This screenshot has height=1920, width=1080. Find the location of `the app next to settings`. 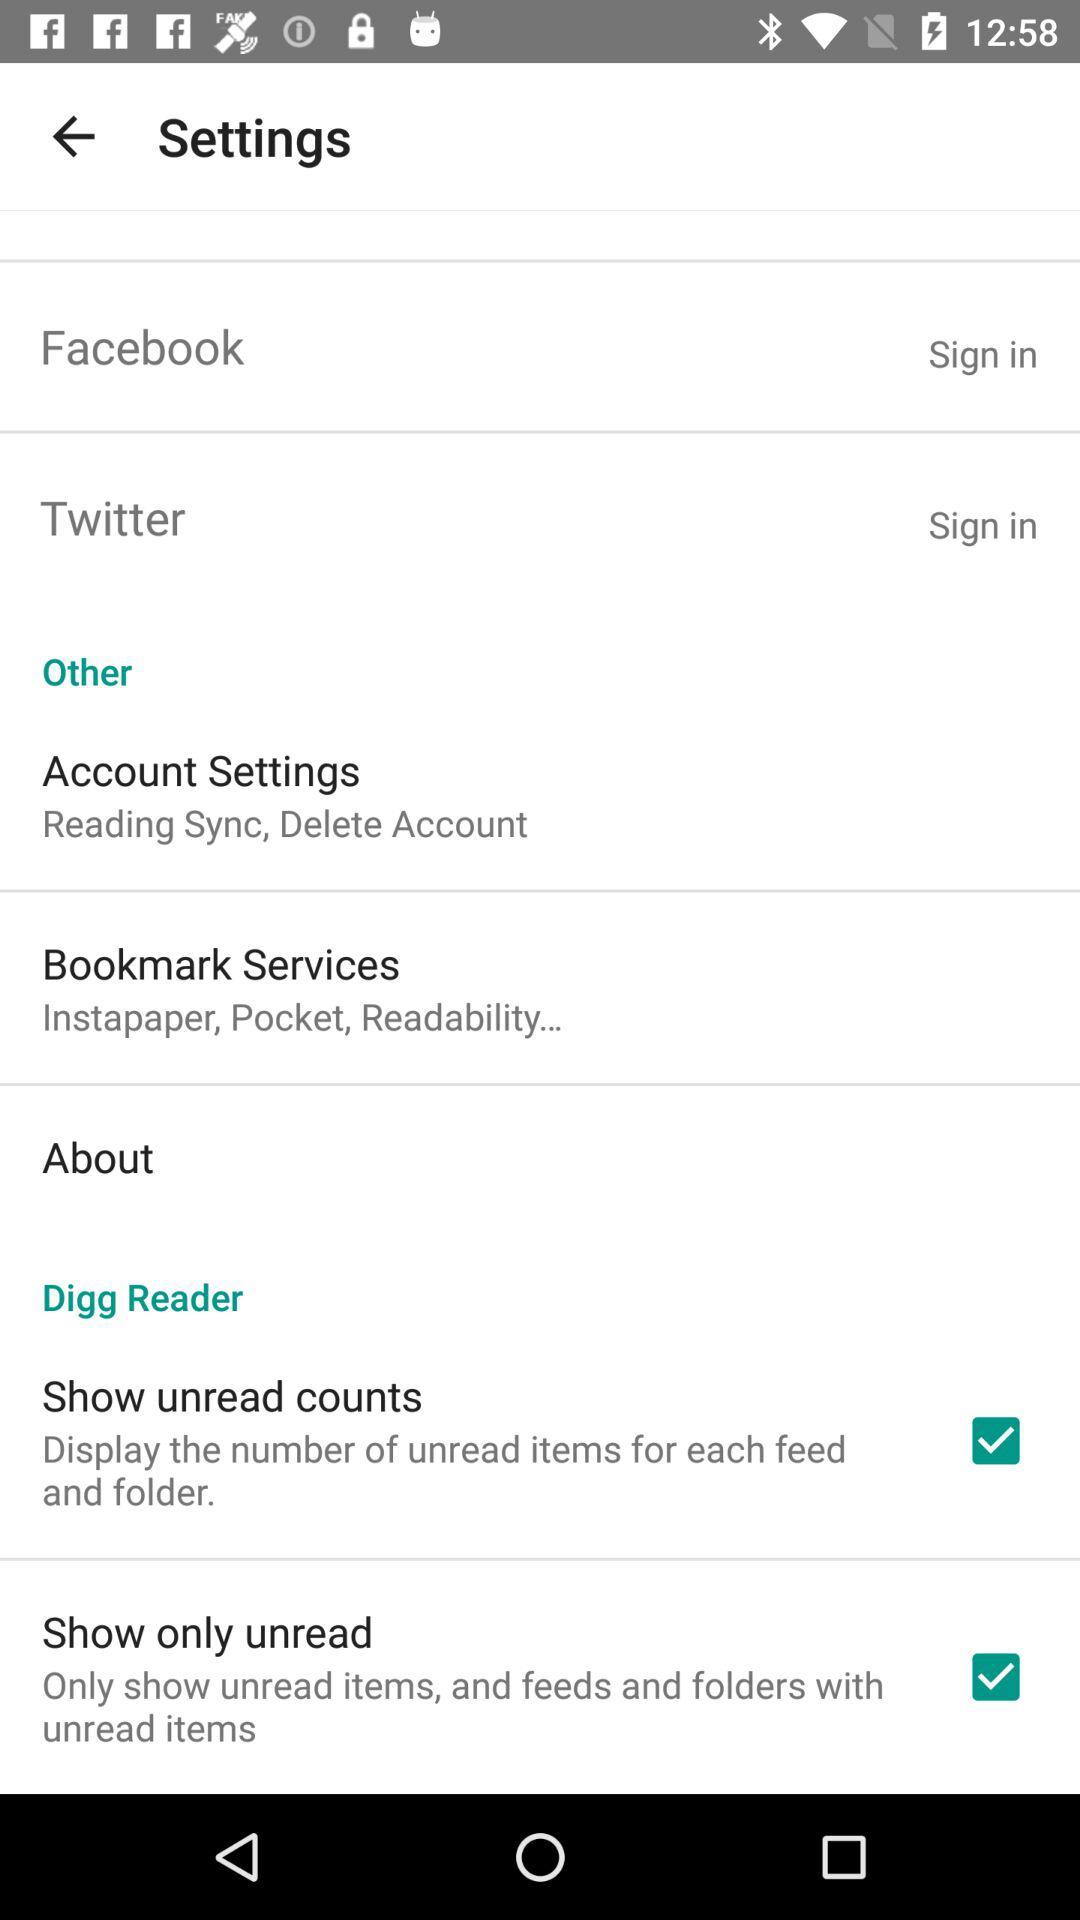

the app next to settings is located at coordinates (72, 135).